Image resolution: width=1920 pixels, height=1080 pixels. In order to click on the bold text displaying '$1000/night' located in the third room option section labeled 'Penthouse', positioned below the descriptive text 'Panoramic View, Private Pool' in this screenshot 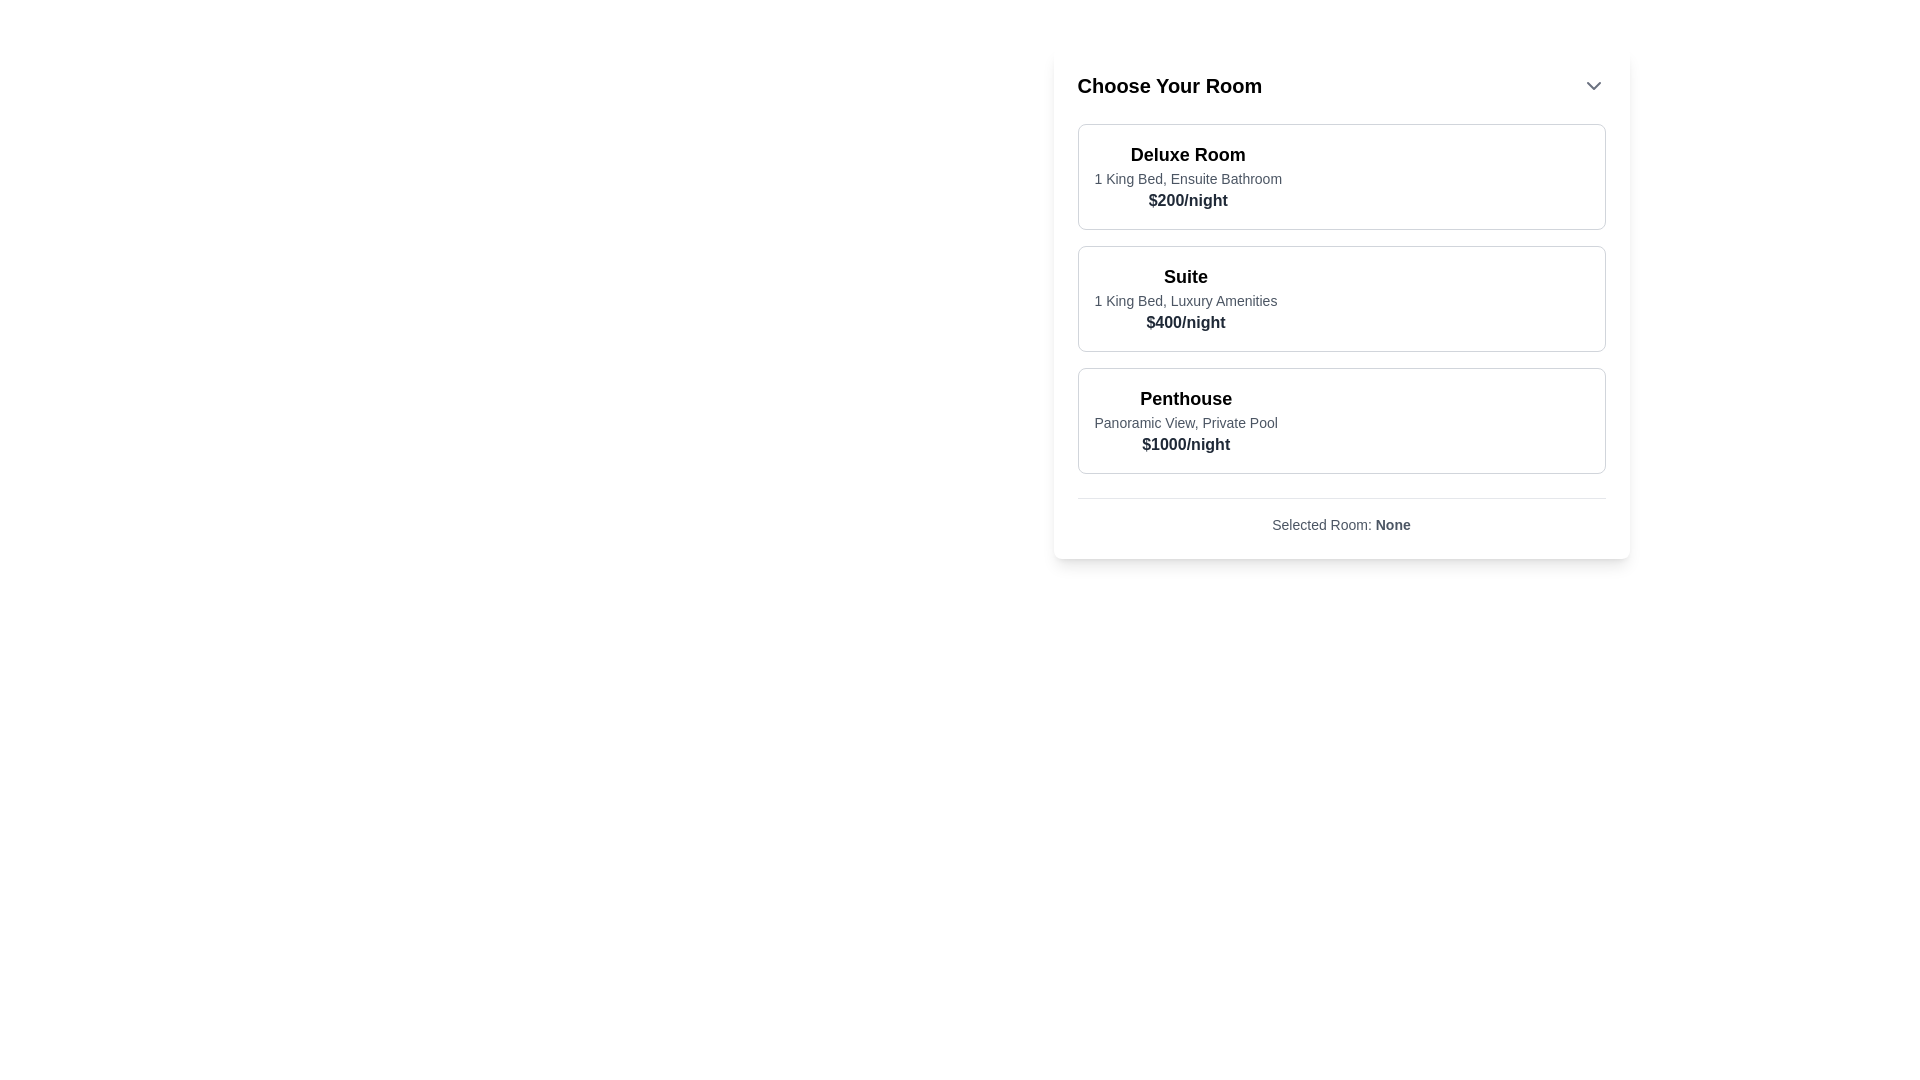, I will do `click(1186, 443)`.